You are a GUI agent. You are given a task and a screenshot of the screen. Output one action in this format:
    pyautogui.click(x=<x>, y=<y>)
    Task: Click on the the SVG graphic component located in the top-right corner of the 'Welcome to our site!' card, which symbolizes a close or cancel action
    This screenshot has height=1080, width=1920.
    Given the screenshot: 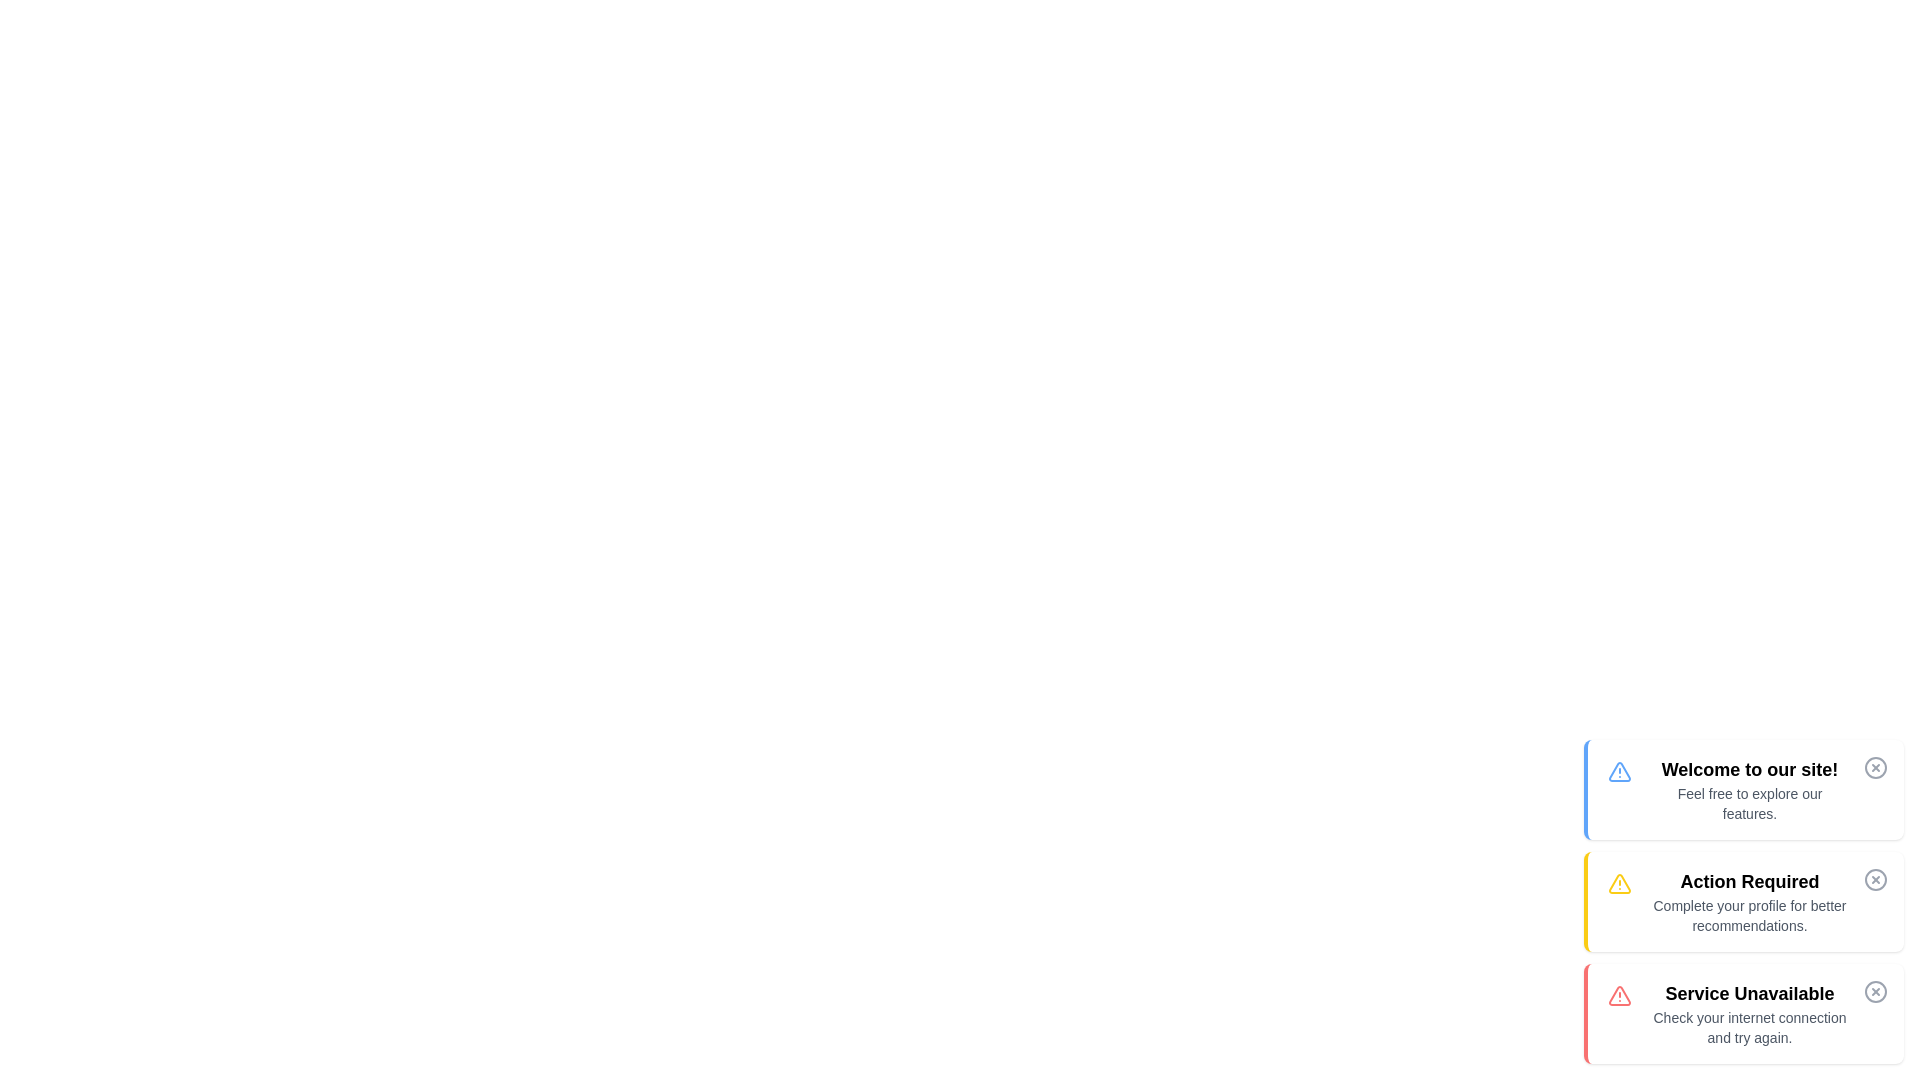 What is the action you would take?
    pyautogui.click(x=1875, y=766)
    